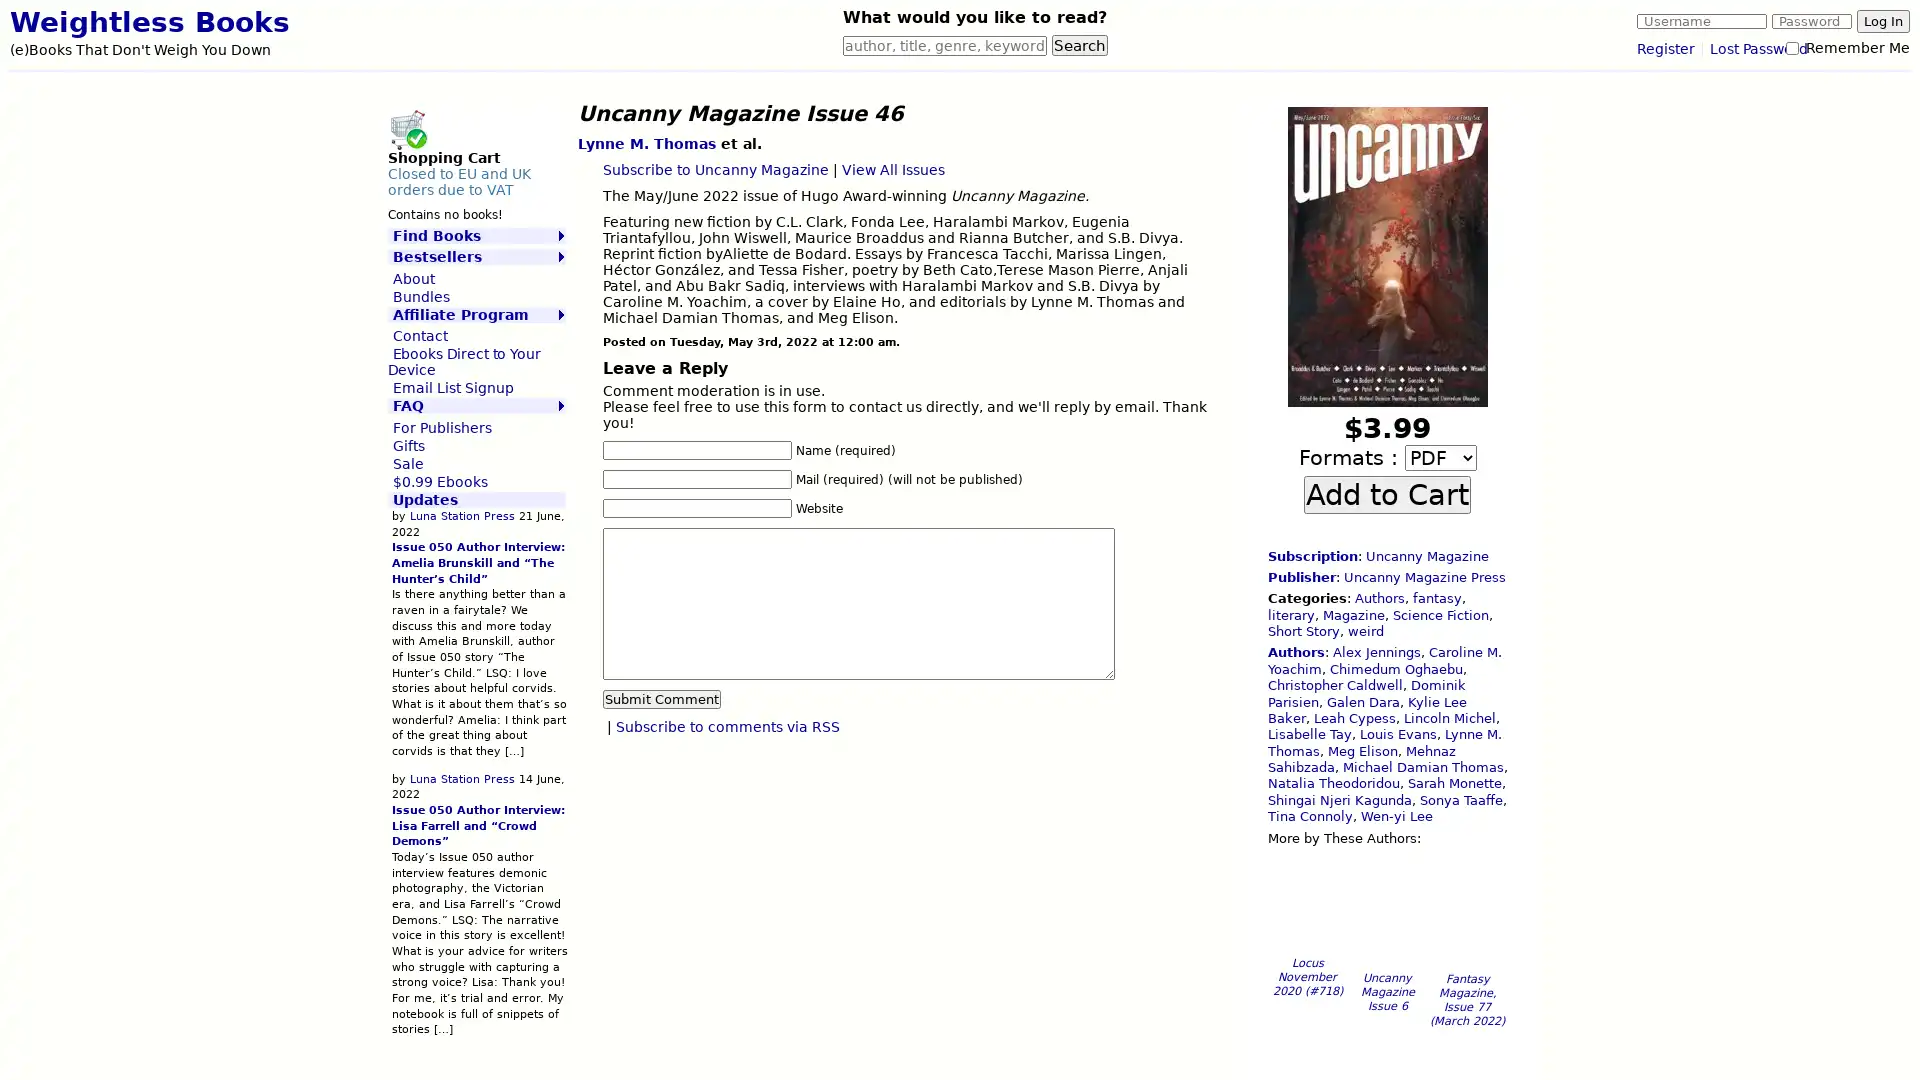 The image size is (1920, 1080). I want to click on Log In, so click(1882, 21).